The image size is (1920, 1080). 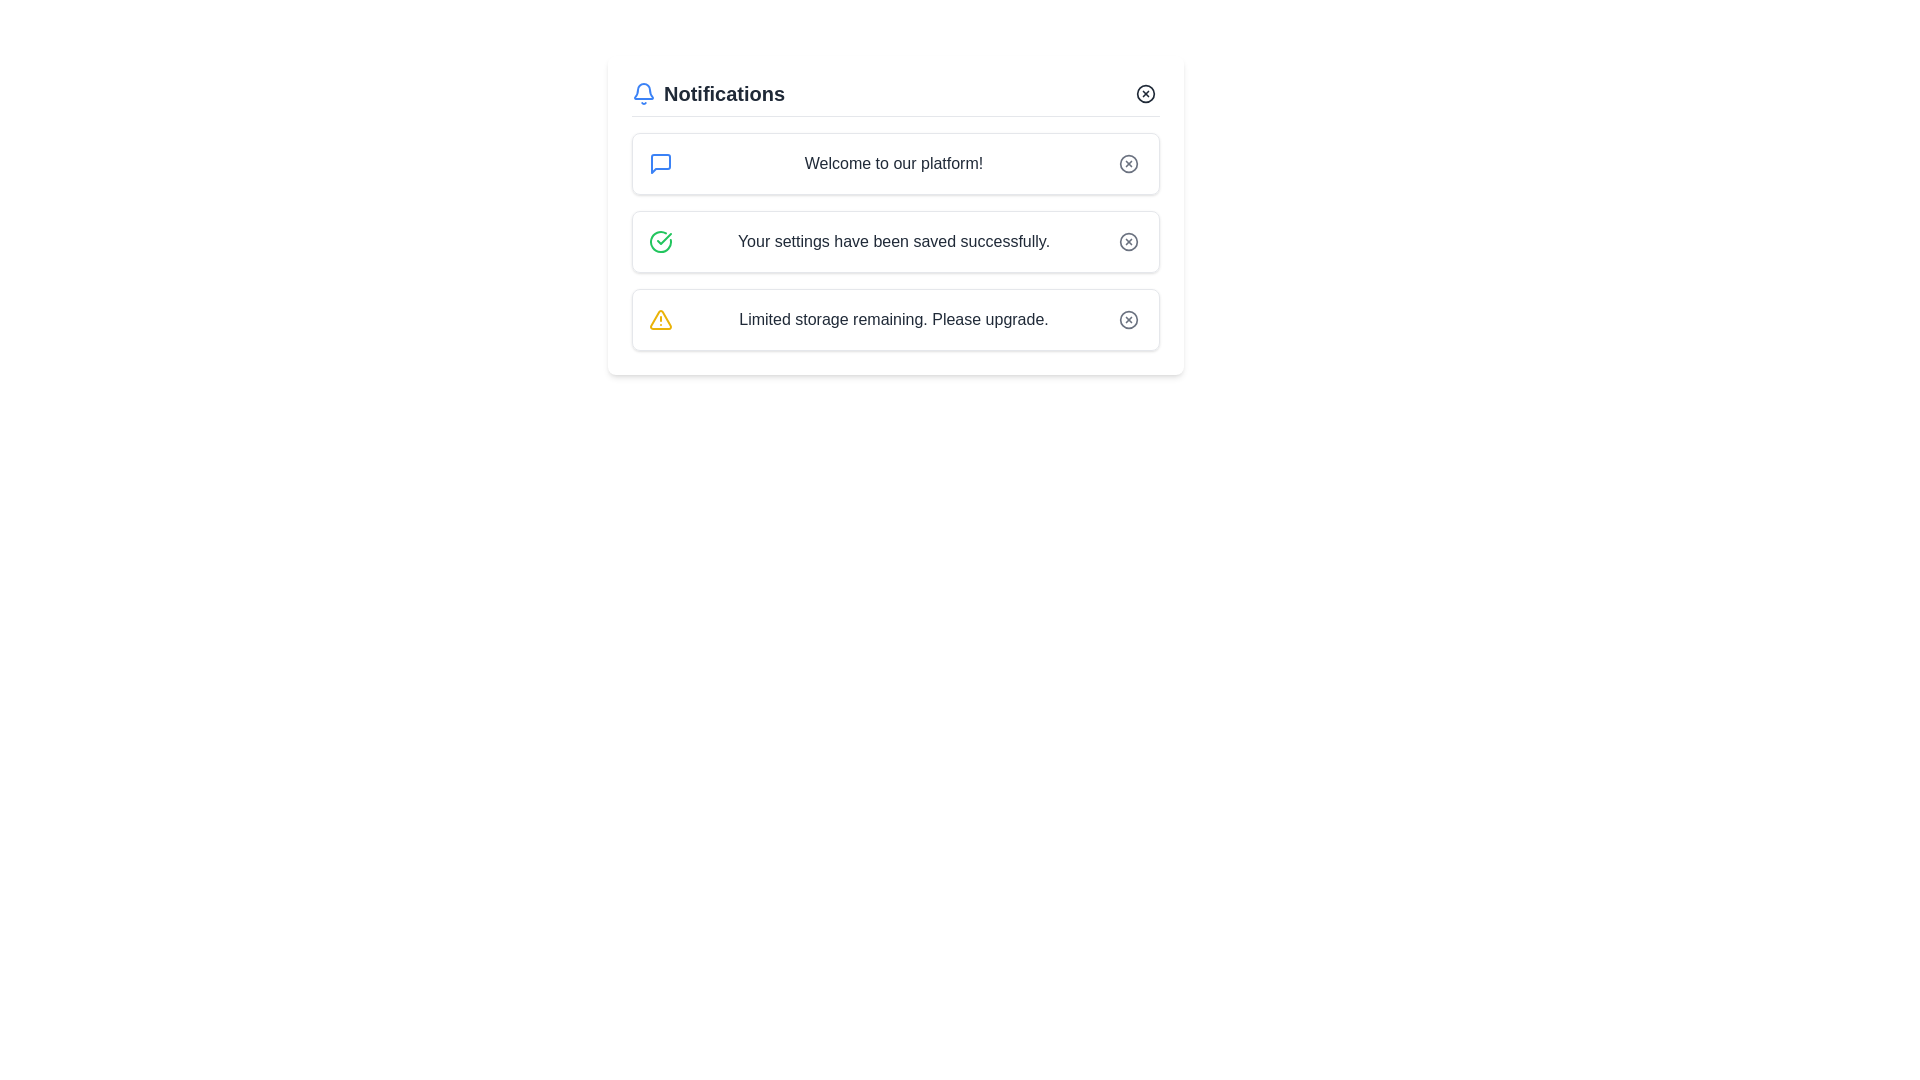 I want to click on the circular close button with a light gray background and dark gray X icon located in the notification section for the message 'Your settings have been saved successfully.', so click(x=1128, y=241).